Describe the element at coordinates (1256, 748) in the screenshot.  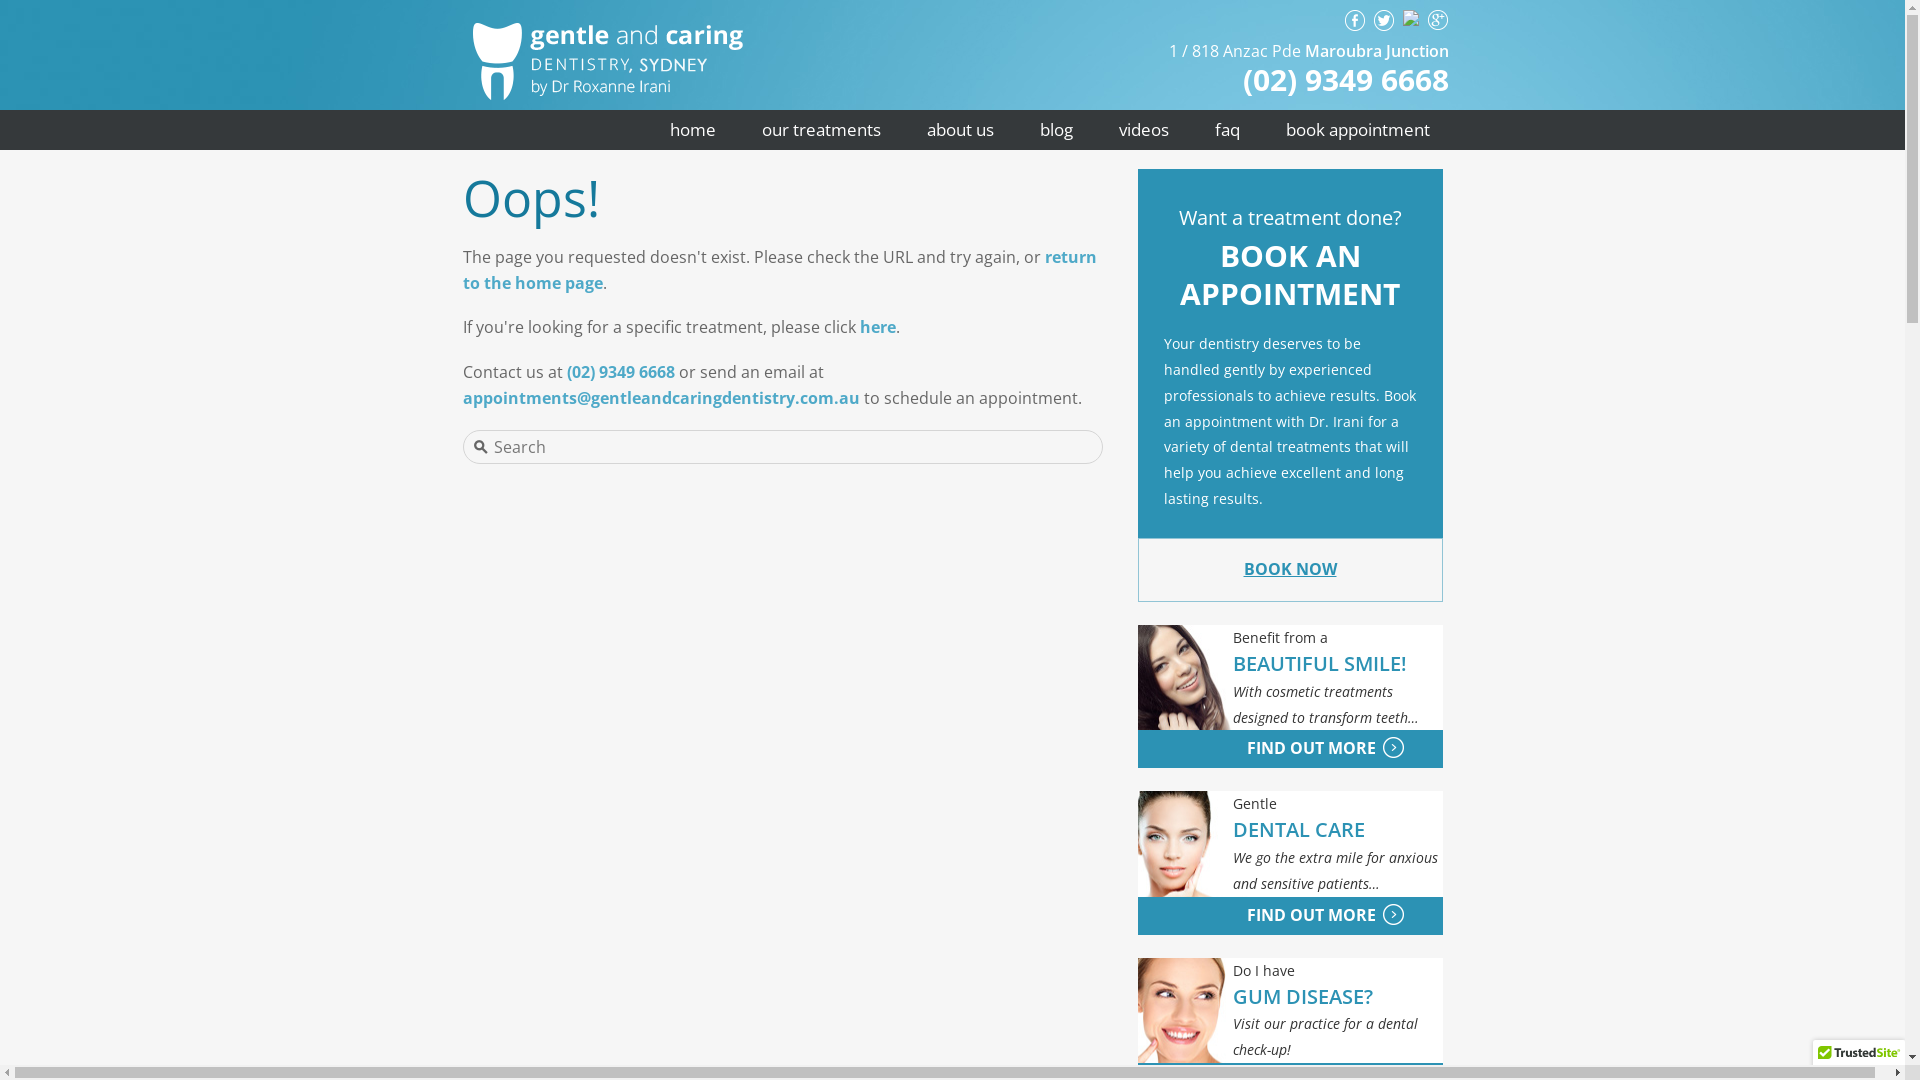
I see `'FIND OUT MORE'` at that location.